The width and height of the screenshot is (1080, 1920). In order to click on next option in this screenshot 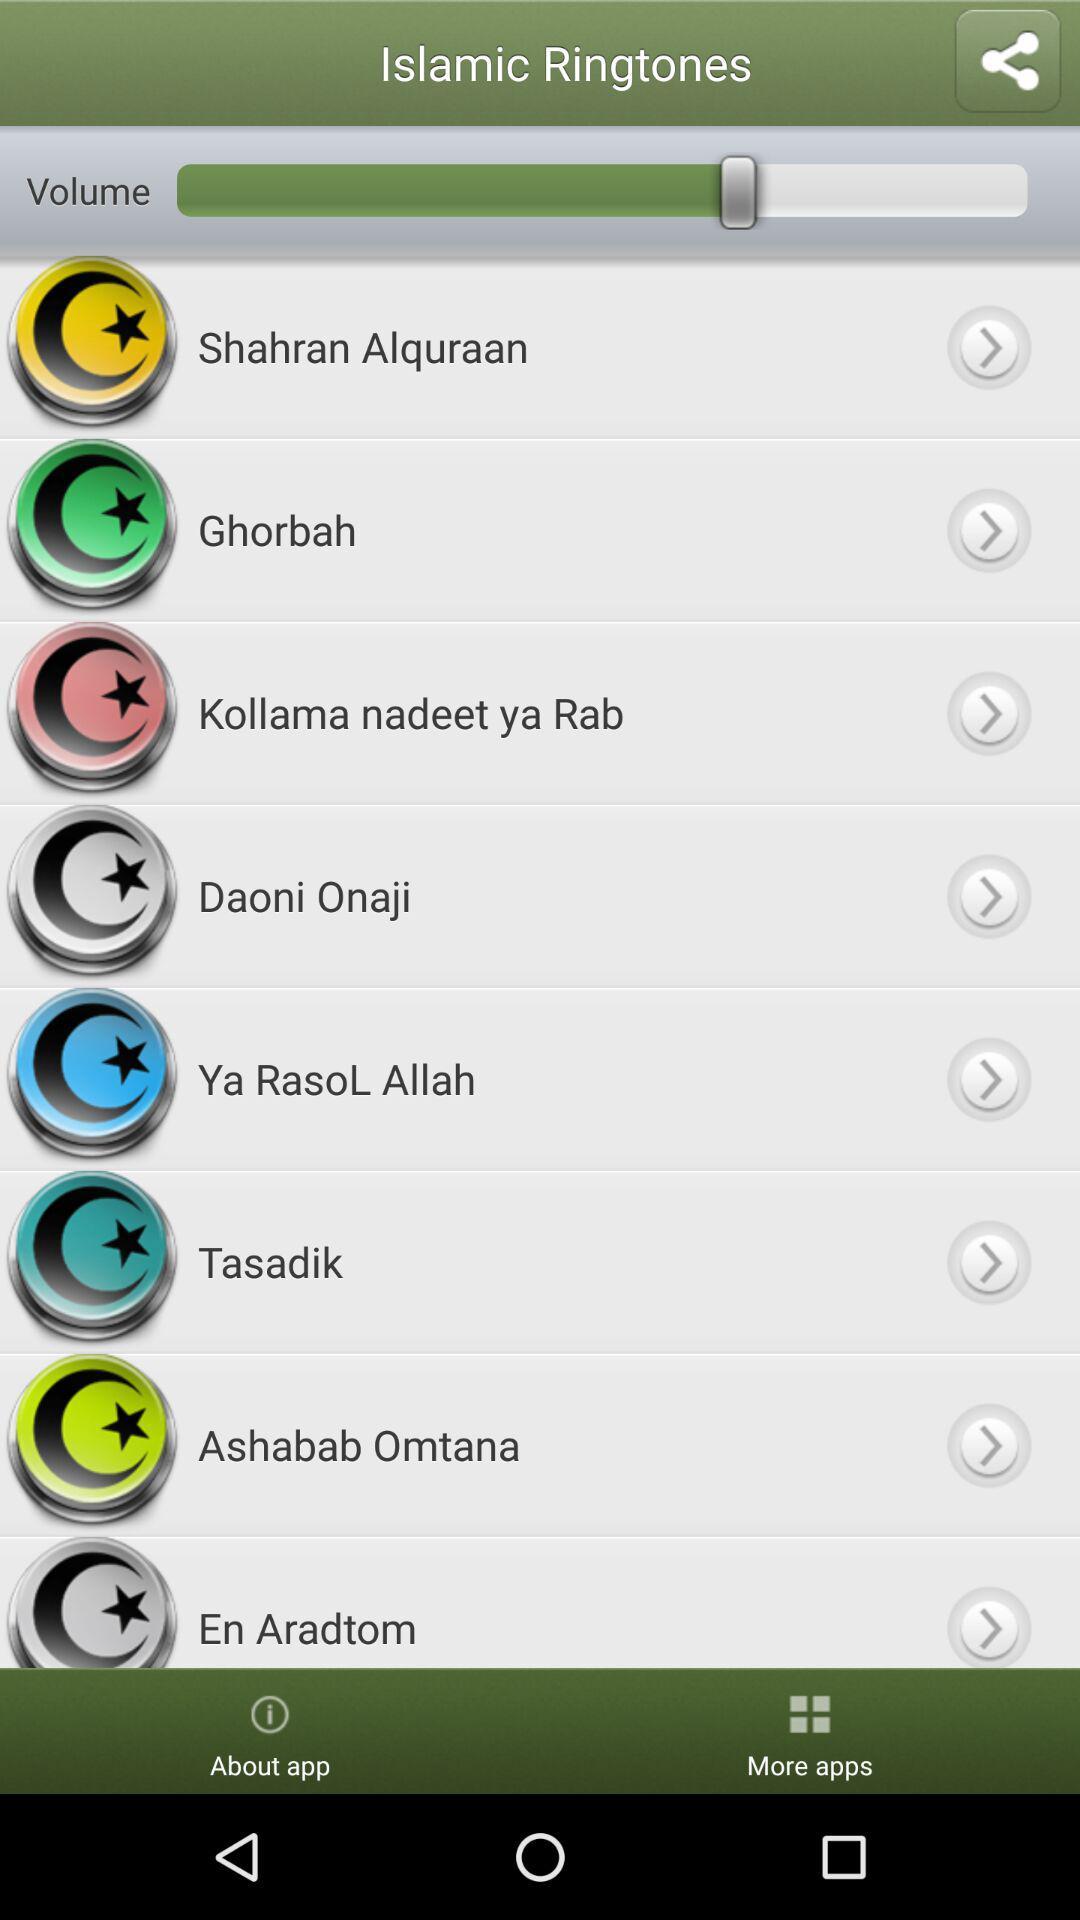, I will do `click(987, 1260)`.